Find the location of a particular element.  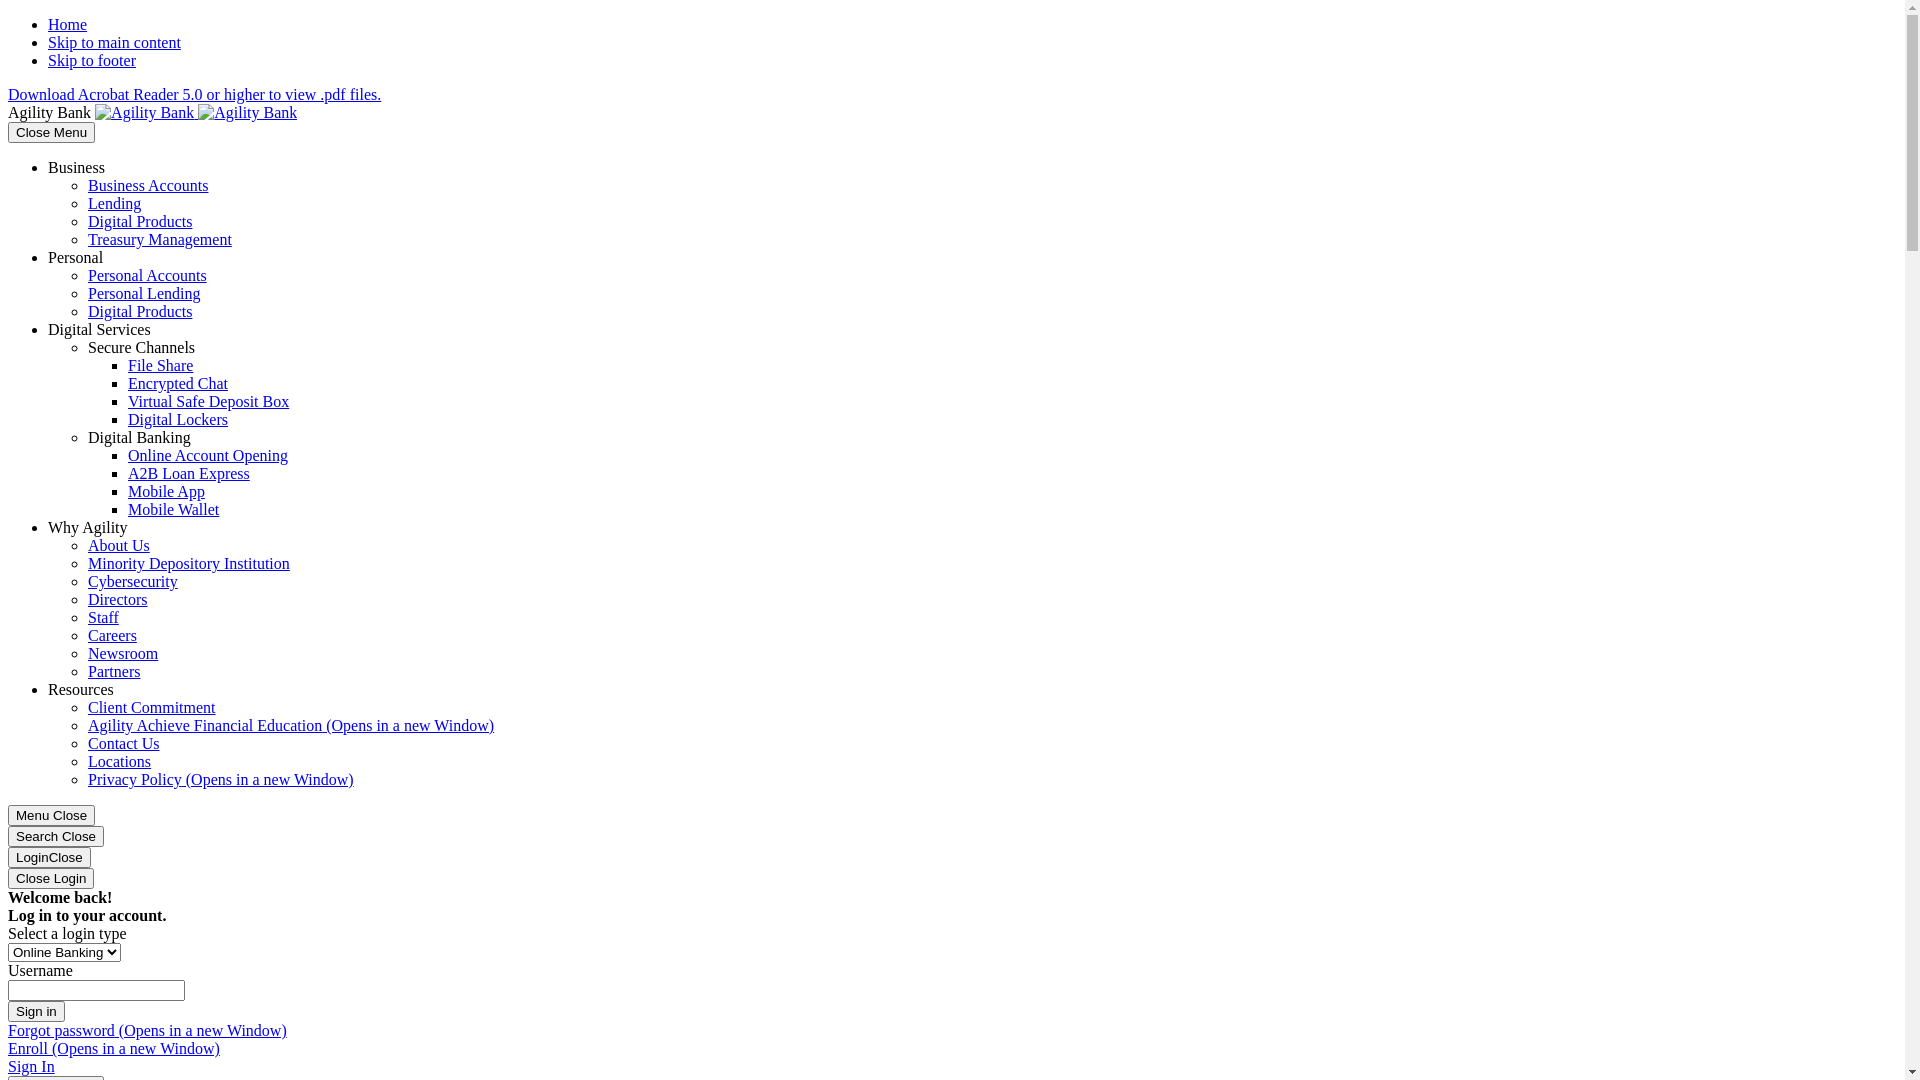

'Digital Products' is located at coordinates (138, 221).